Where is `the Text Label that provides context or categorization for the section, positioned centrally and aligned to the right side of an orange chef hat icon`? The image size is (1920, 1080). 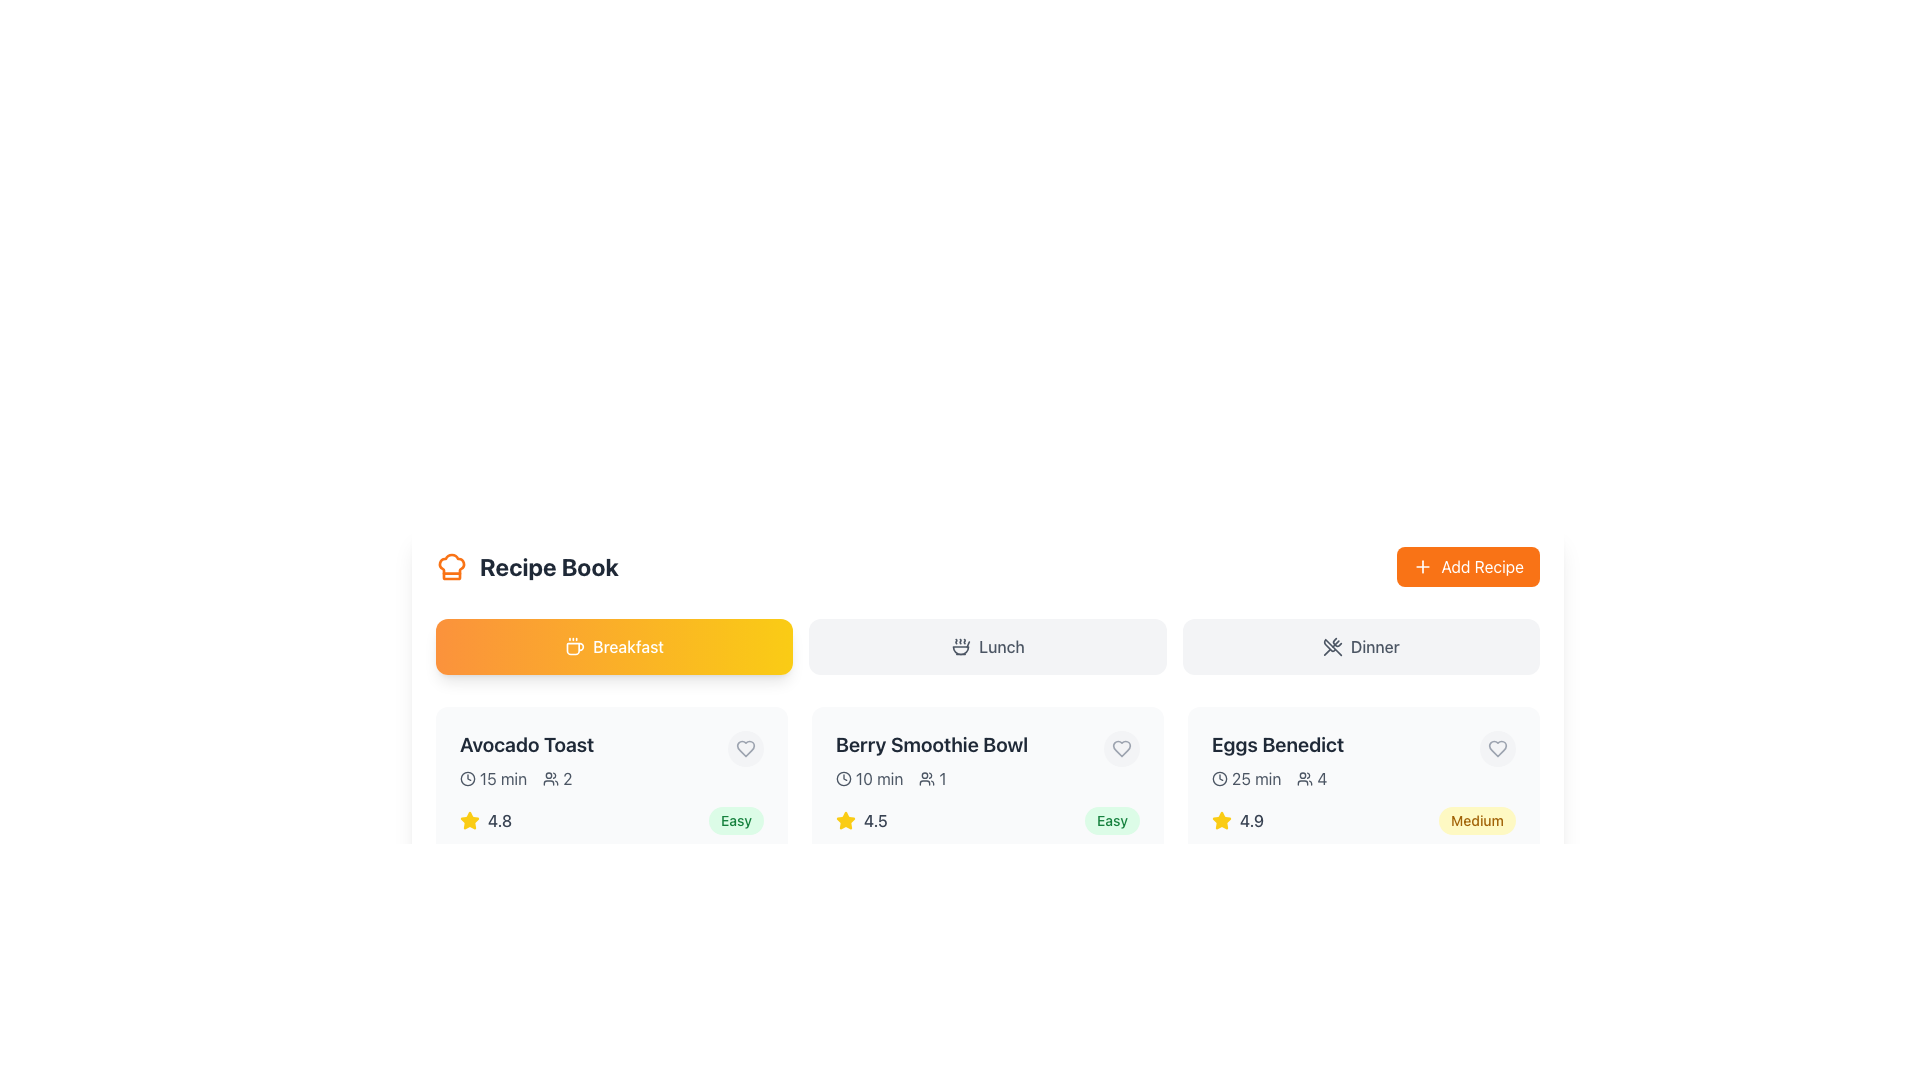 the Text Label that provides context or categorization for the section, positioned centrally and aligned to the right side of an orange chef hat icon is located at coordinates (549, 567).